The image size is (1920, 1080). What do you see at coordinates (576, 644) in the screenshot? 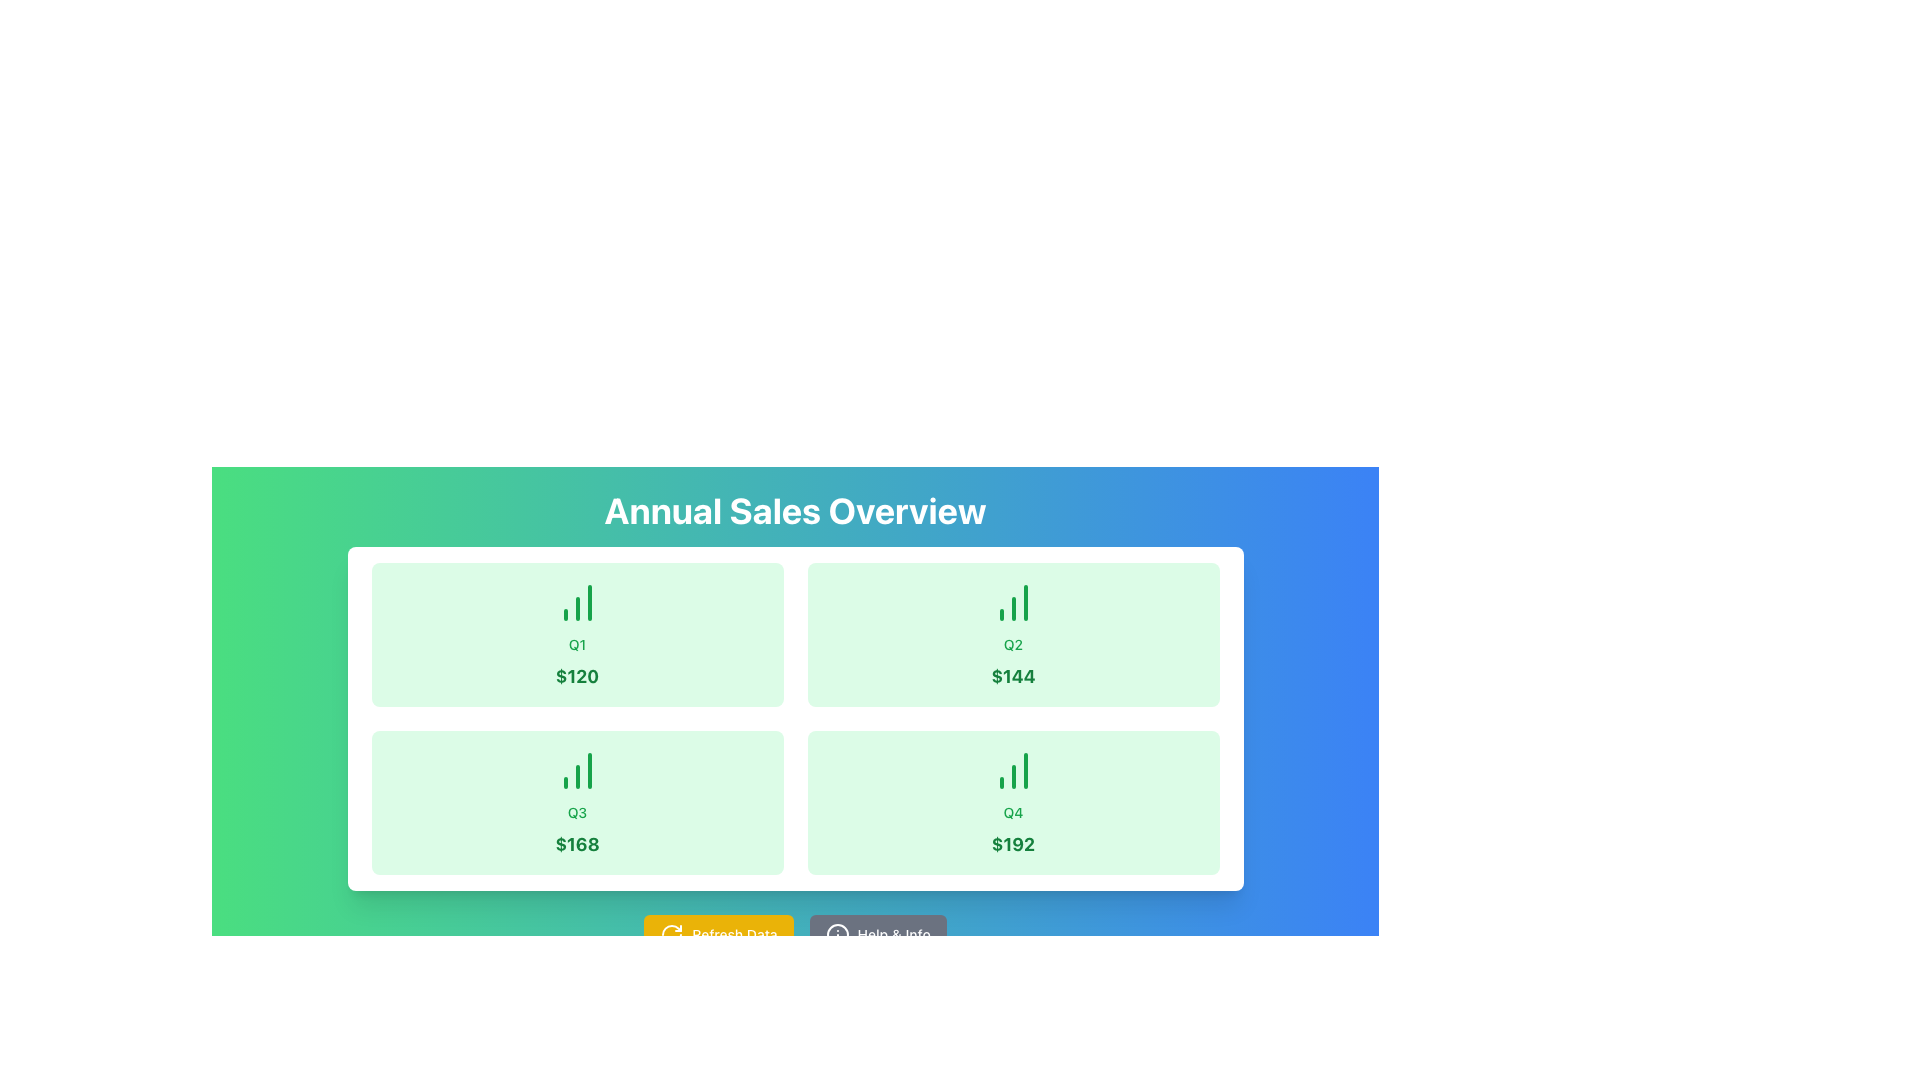
I see `text label indicating the quarter, 'Q1', positioned above the numerical value '$120' in the upper-left card of the 2x2 grid layout` at bounding box center [576, 644].